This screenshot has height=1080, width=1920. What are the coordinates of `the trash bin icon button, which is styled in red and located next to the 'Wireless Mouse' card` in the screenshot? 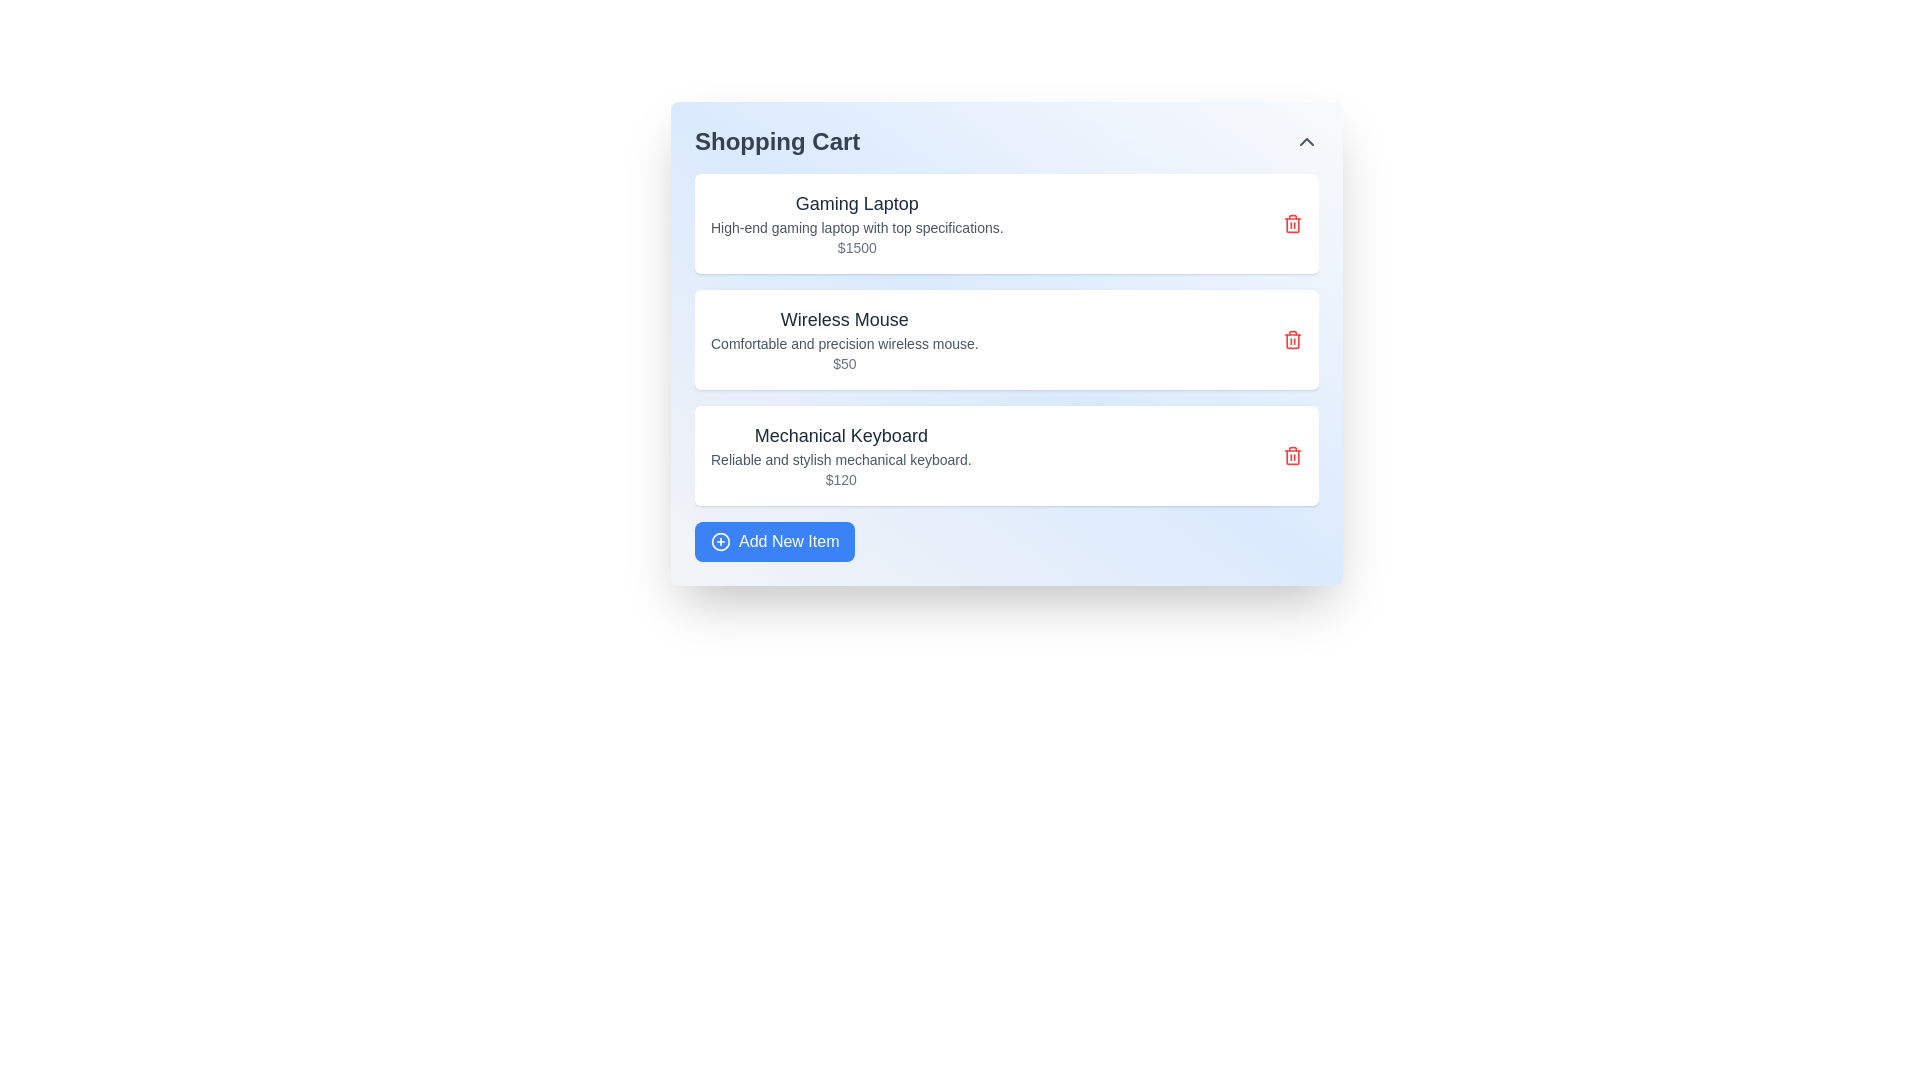 It's located at (1292, 338).